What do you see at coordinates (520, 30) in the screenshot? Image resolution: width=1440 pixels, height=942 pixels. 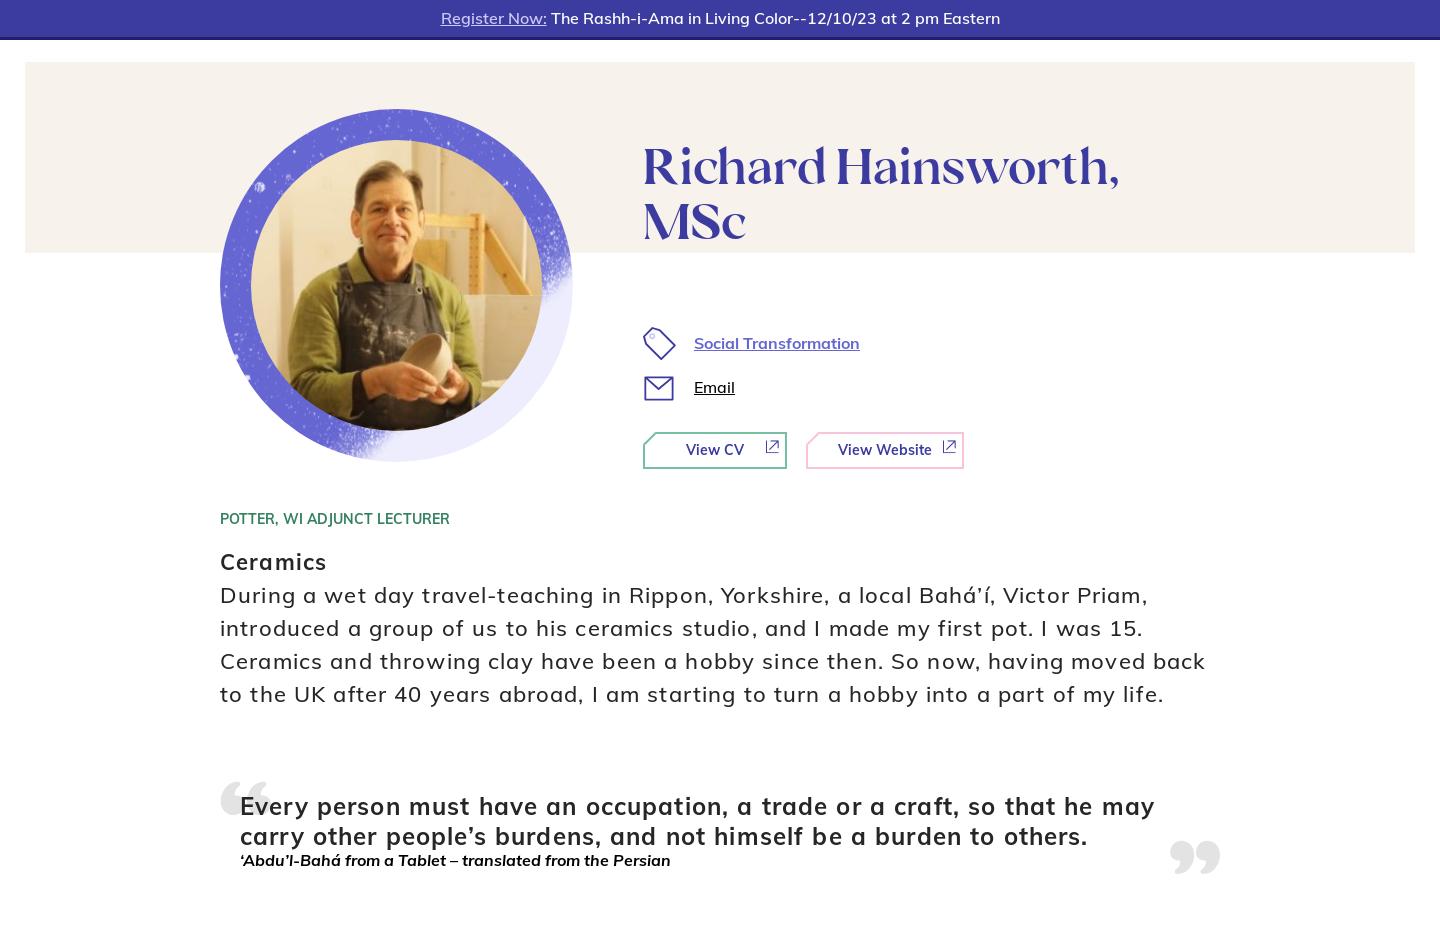 I see `'Academics'` at bounding box center [520, 30].